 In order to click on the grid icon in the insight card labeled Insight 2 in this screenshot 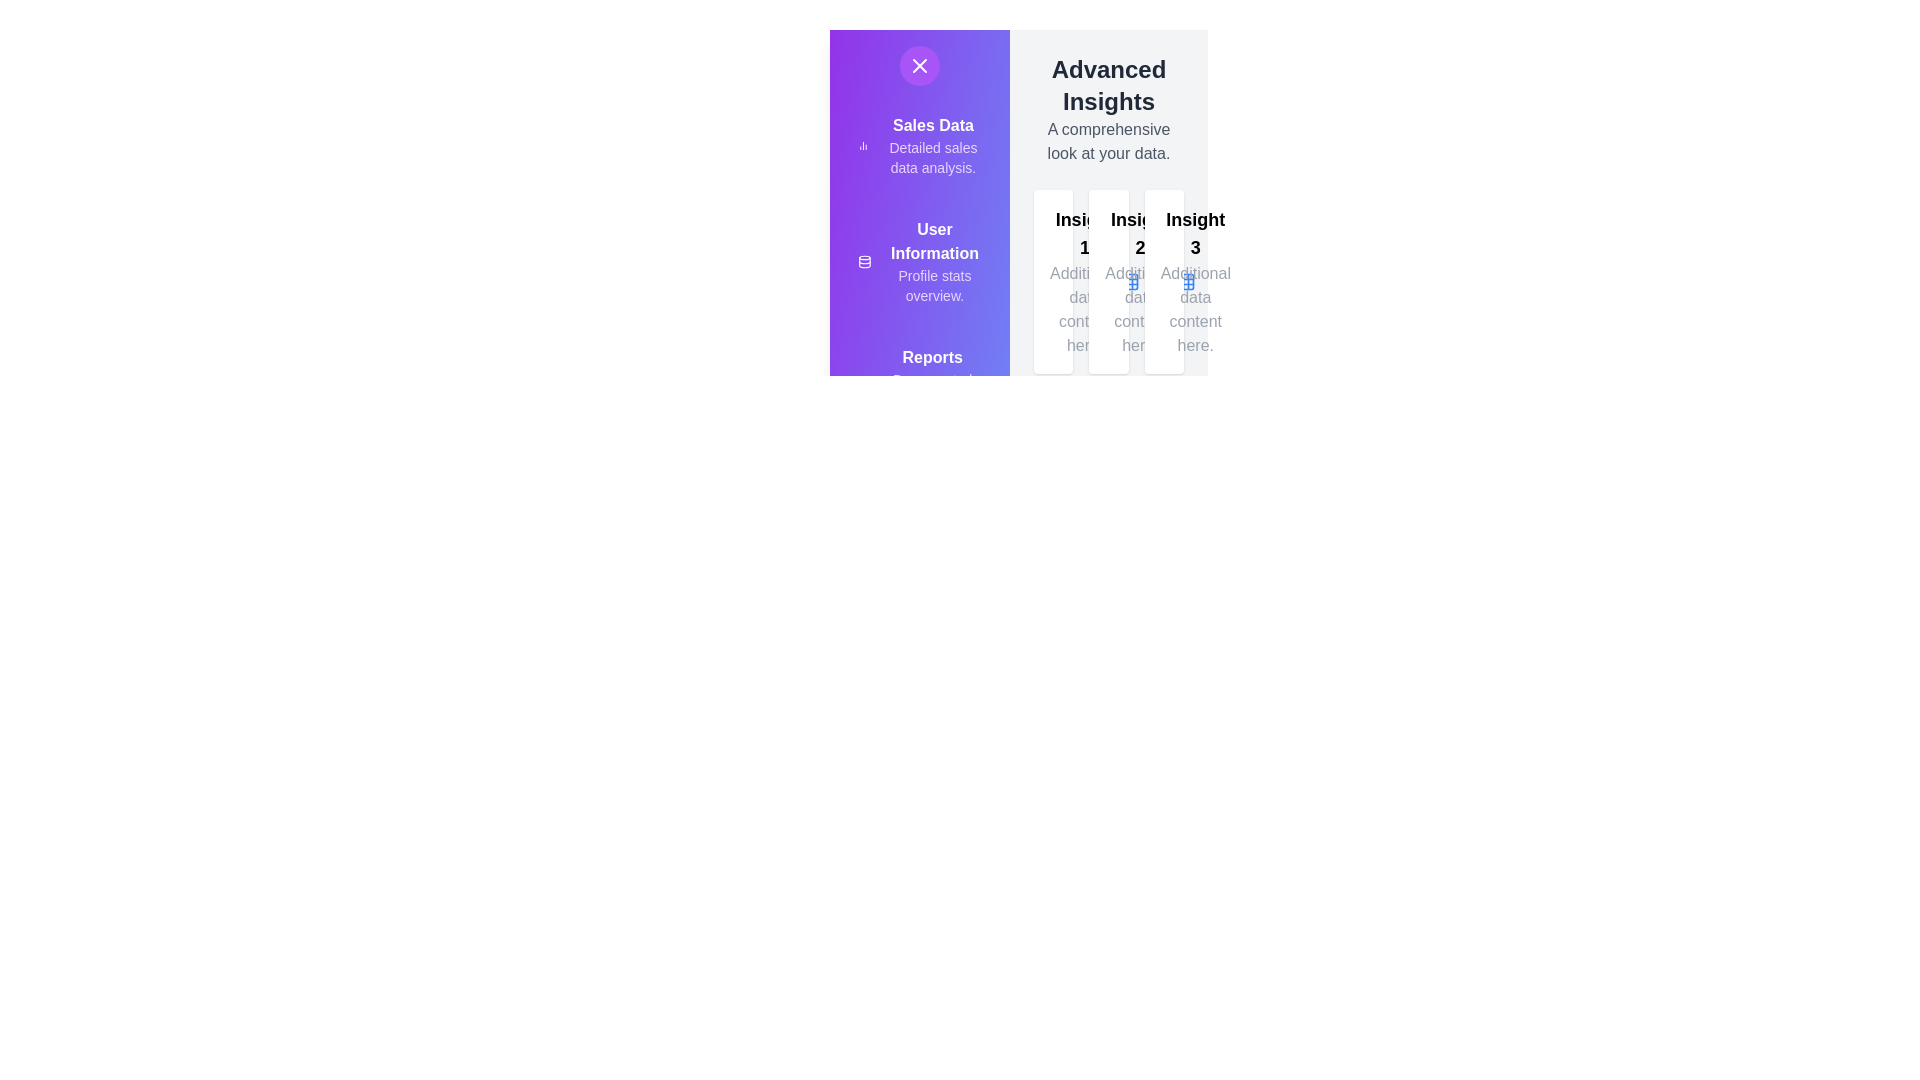, I will do `click(1185, 281)`.